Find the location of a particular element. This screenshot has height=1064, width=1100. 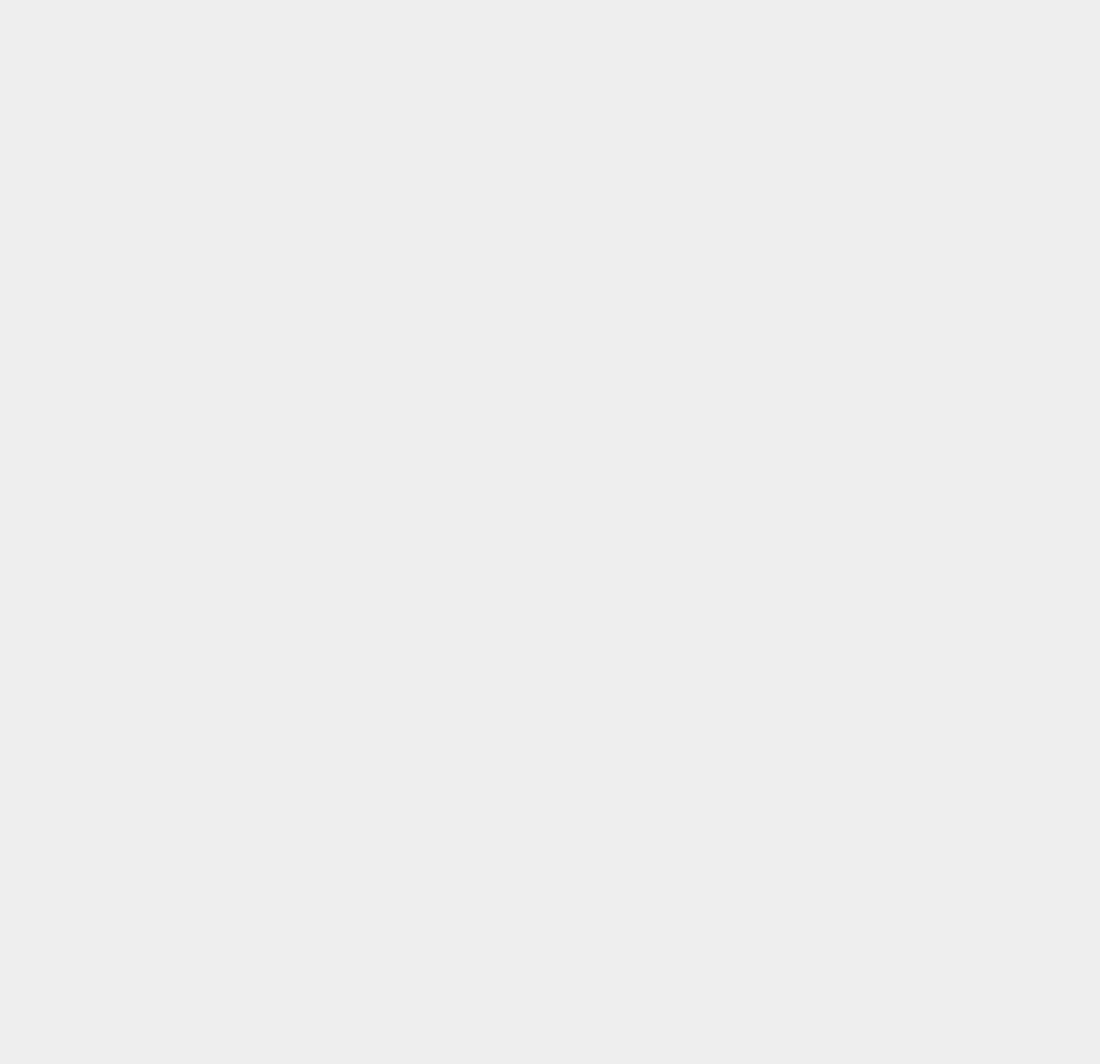

'Android 7' is located at coordinates (778, 471).